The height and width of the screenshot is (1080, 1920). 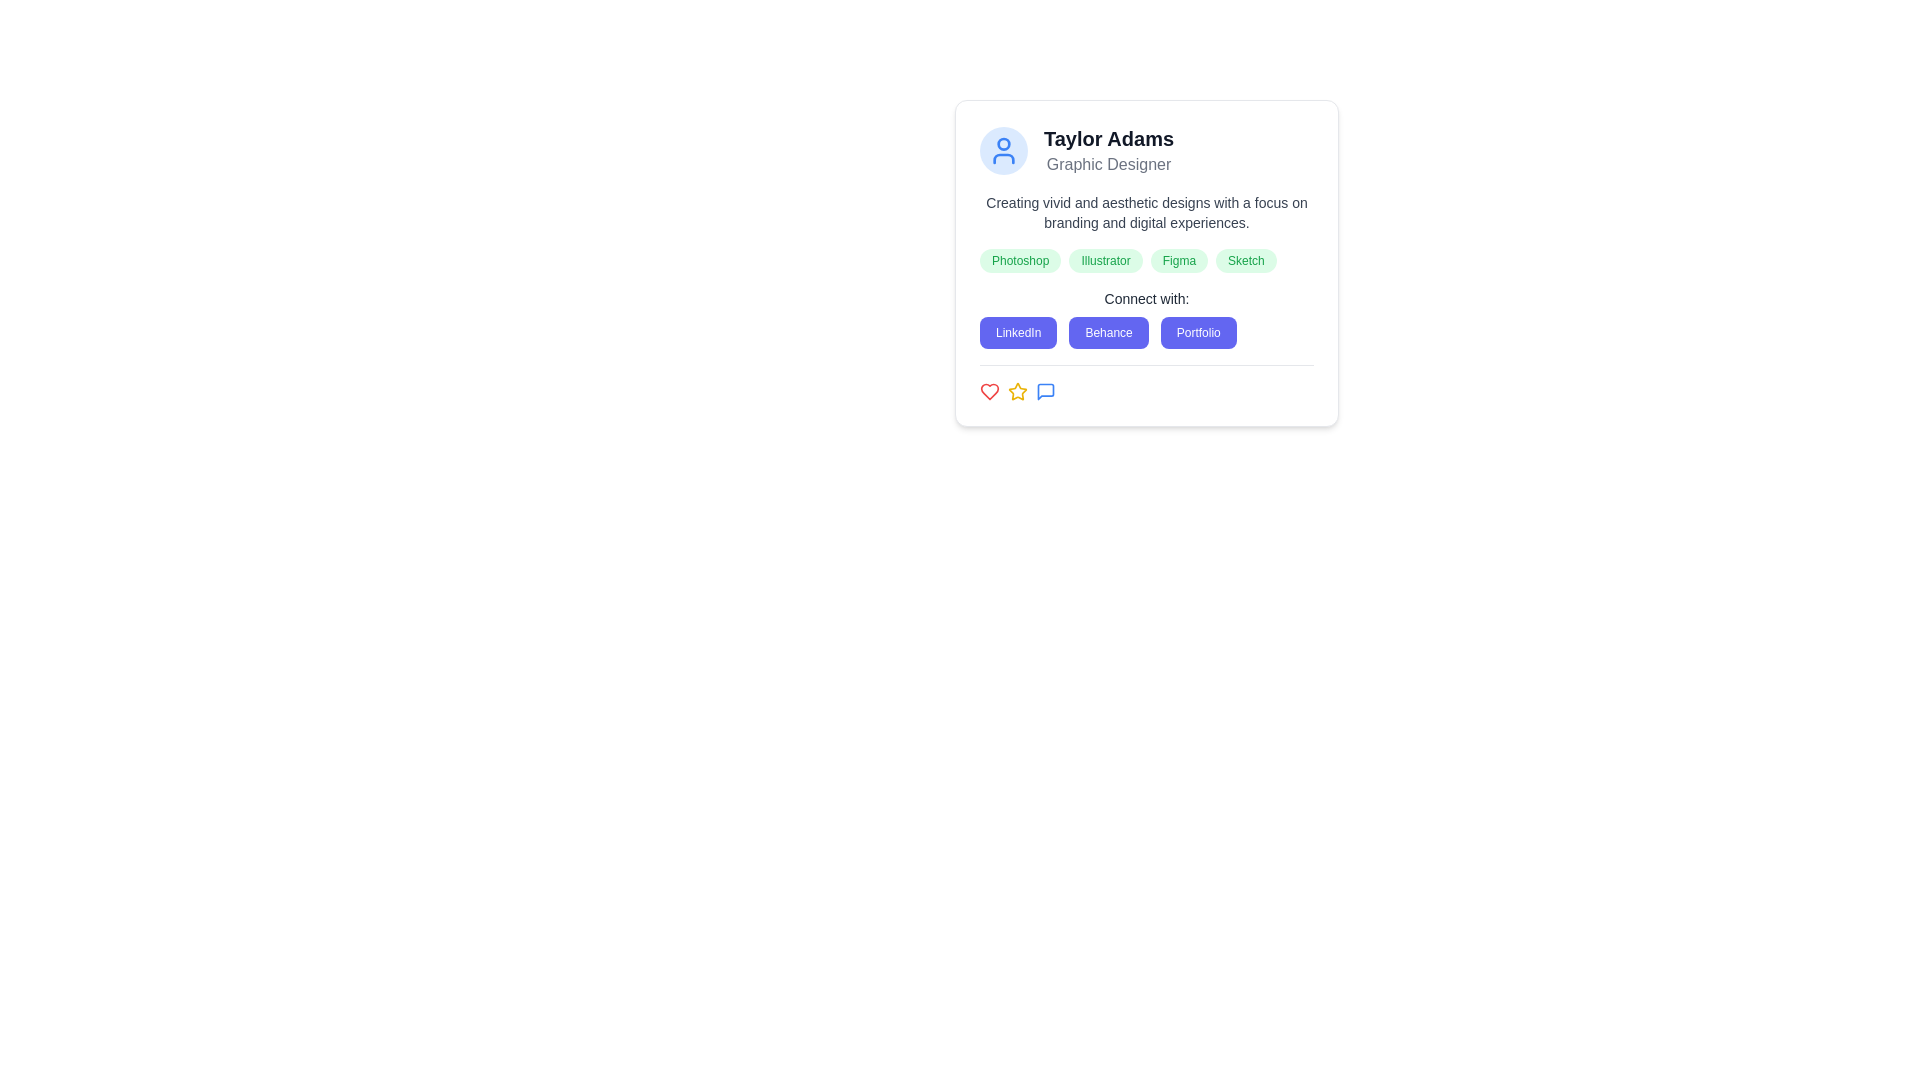 What do you see at coordinates (1017, 392) in the screenshot?
I see `the star icon, which is the third item in a row of icons positioned to the right of a heart-shaped icon and to the left of a dialog box icon, located near the lower part of the card component` at bounding box center [1017, 392].